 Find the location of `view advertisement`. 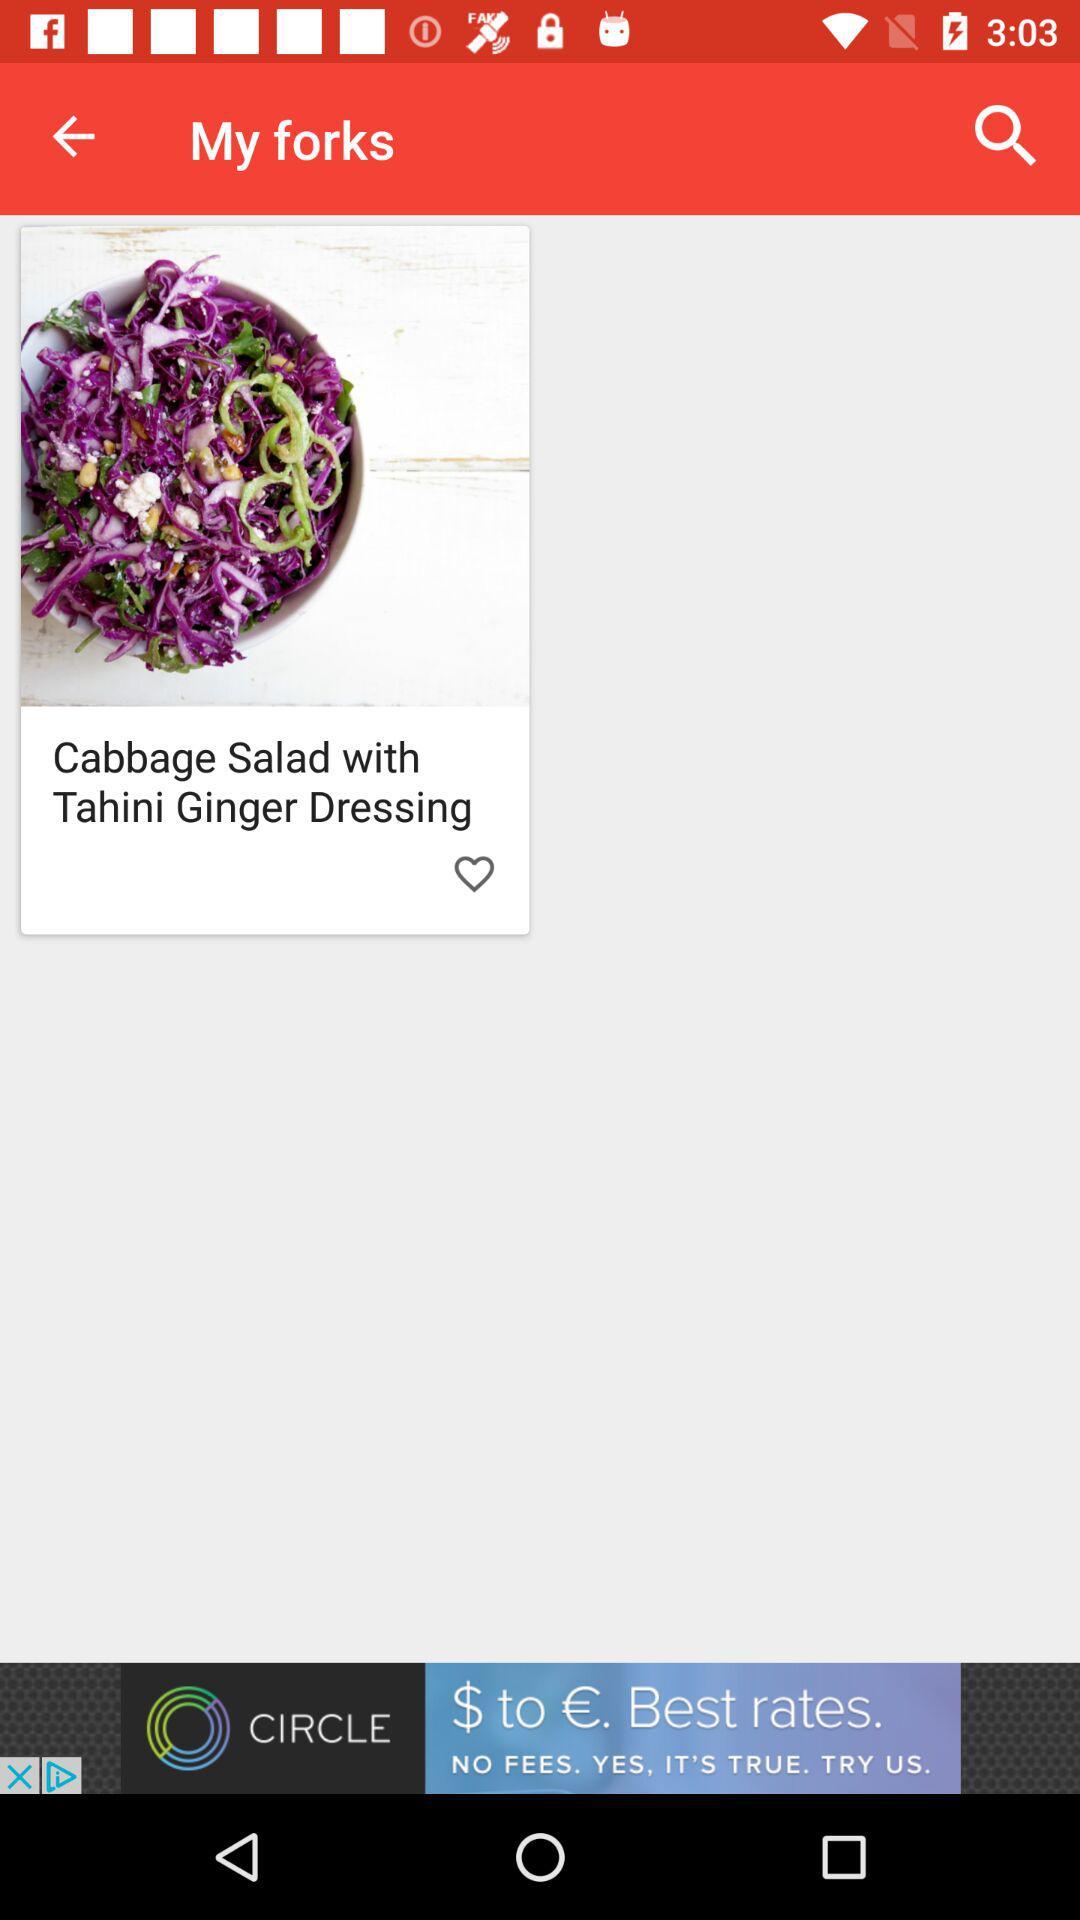

view advertisement is located at coordinates (540, 1727).